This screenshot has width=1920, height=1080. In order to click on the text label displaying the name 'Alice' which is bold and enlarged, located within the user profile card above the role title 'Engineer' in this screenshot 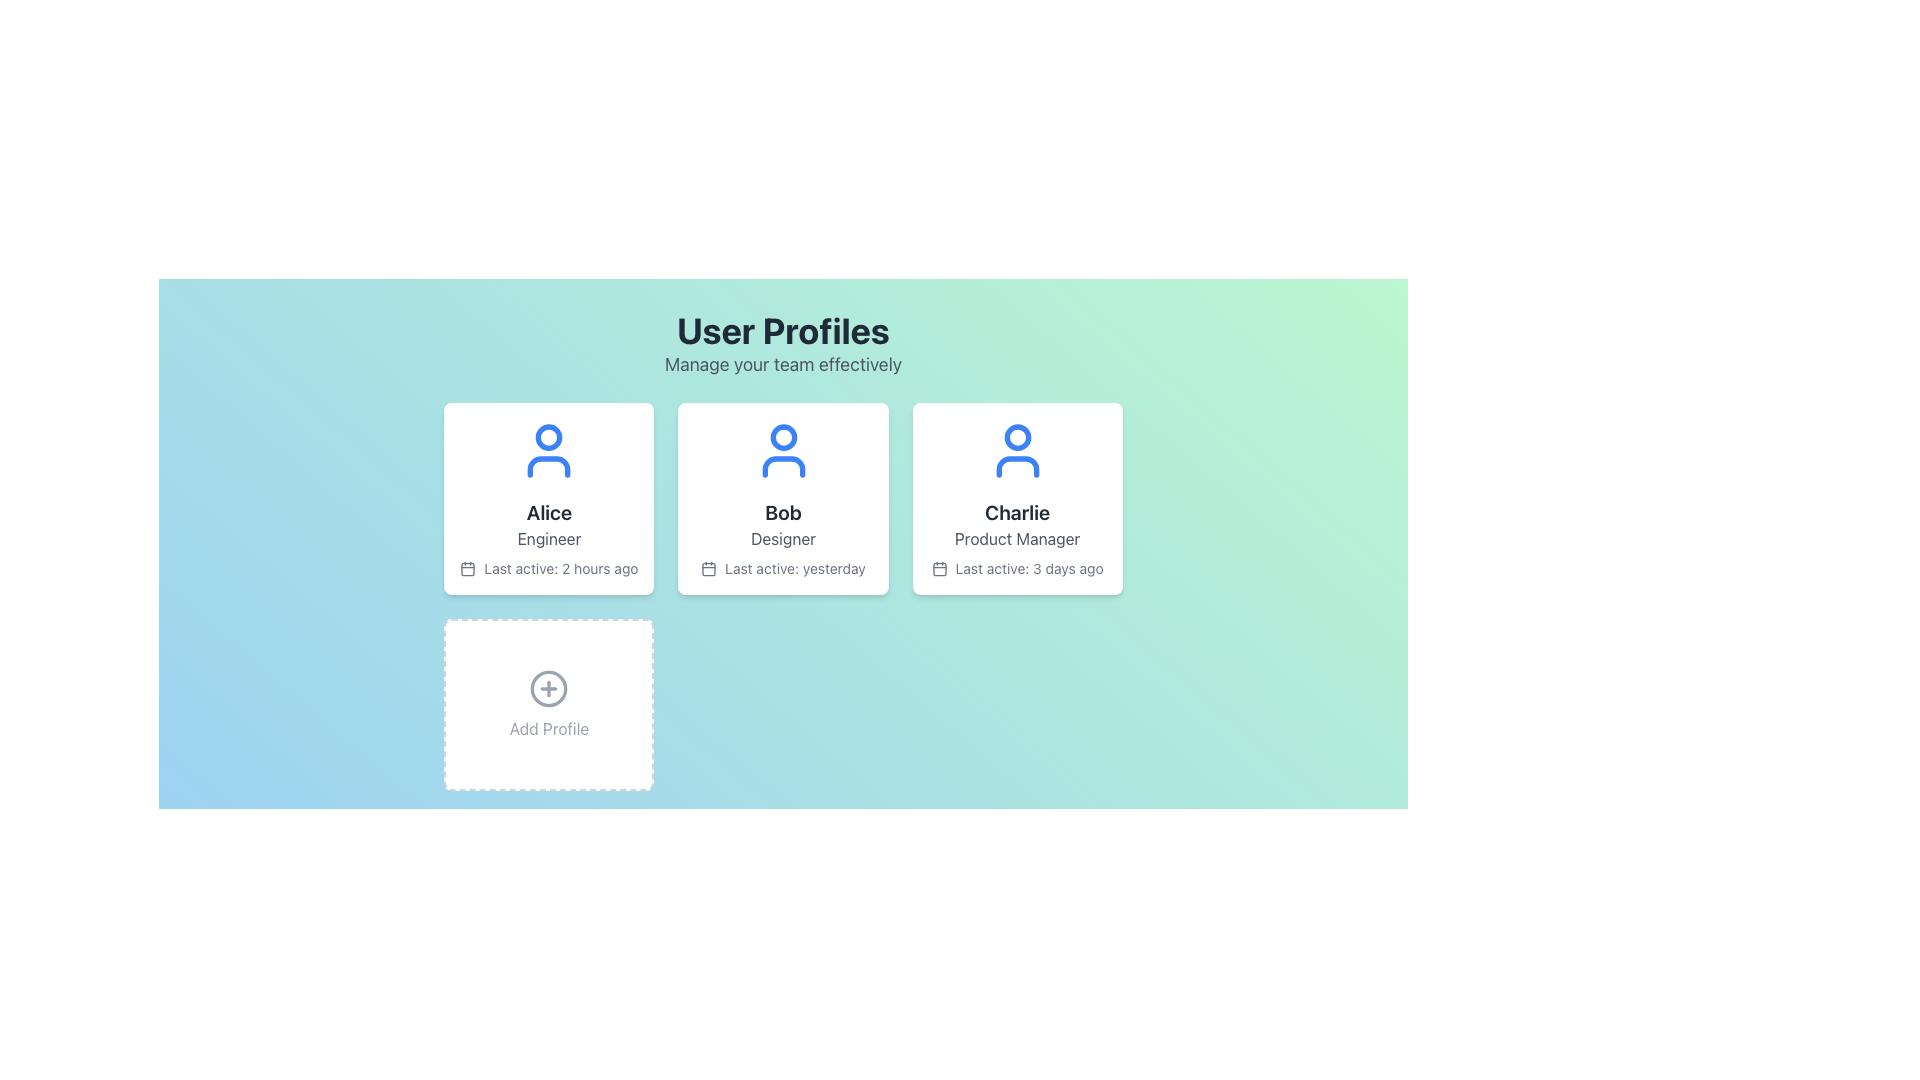, I will do `click(549, 512)`.